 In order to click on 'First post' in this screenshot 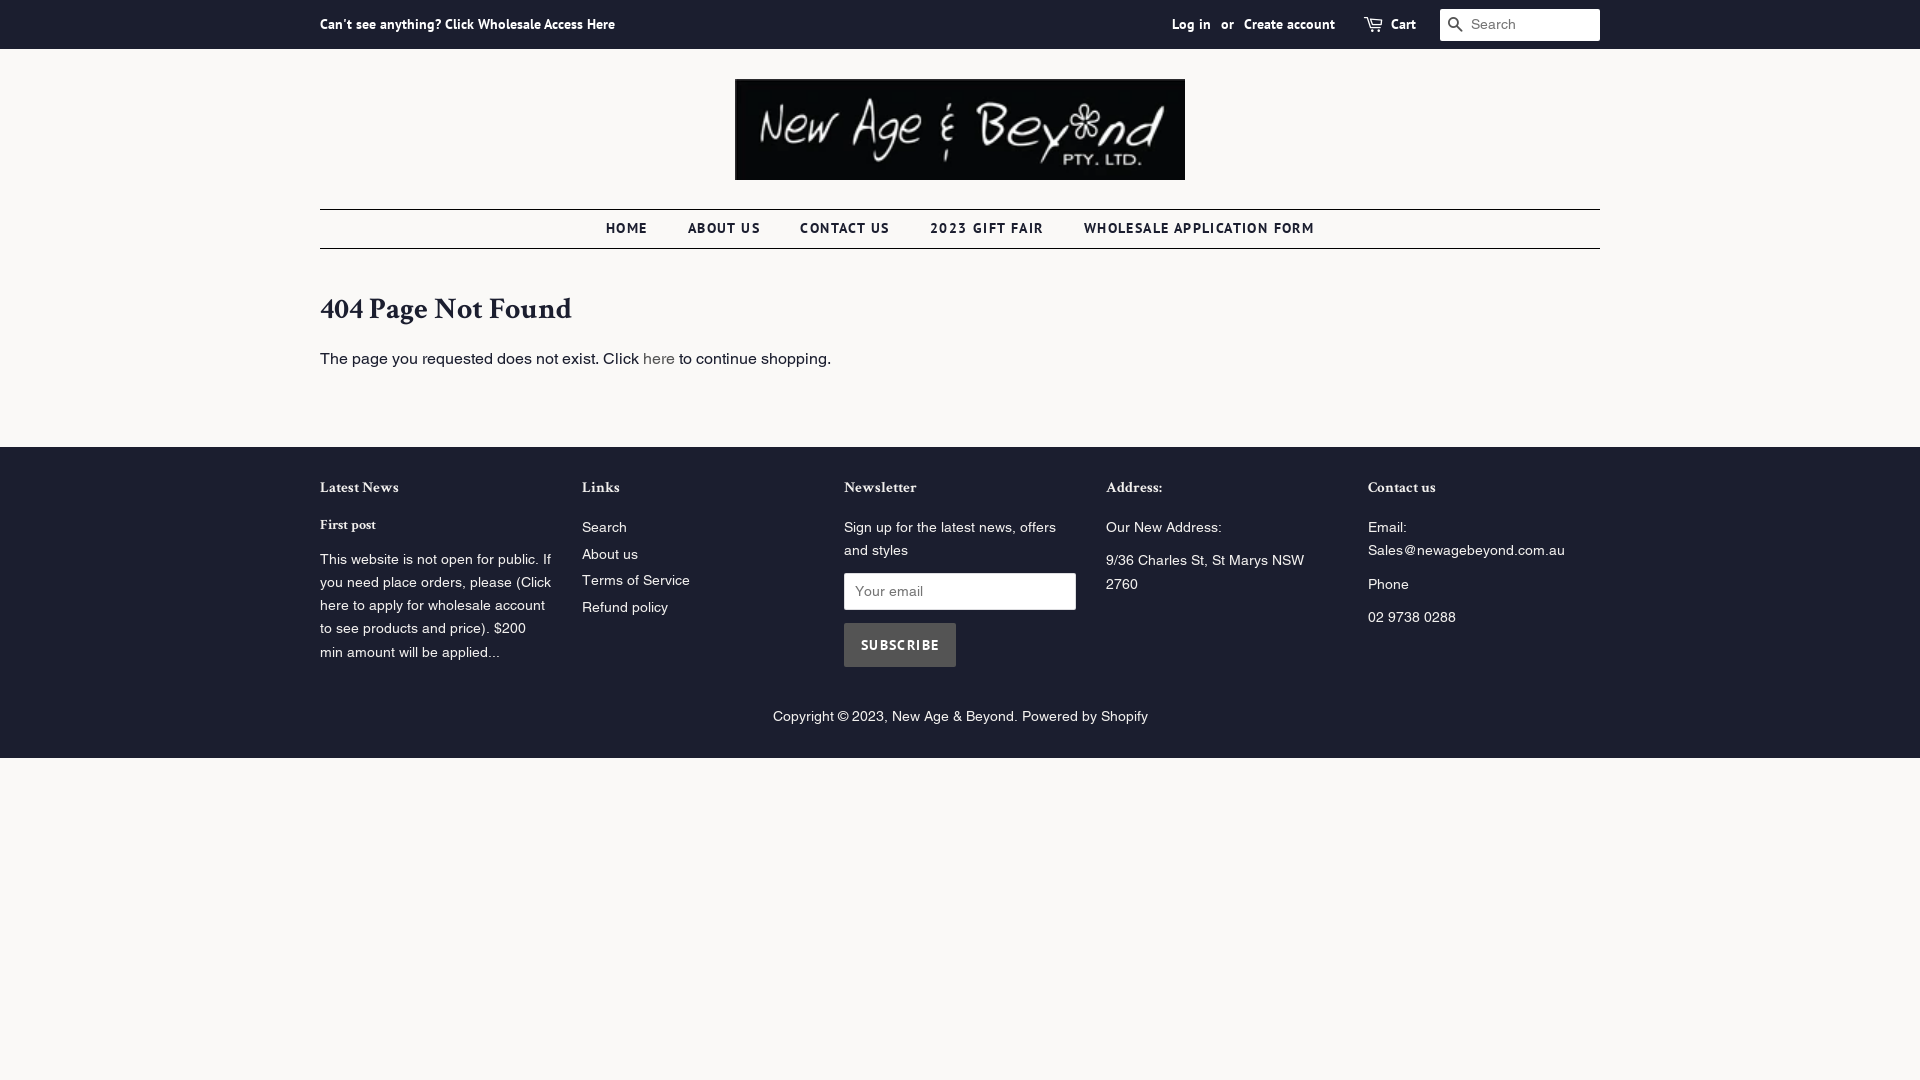, I will do `click(347, 524)`.